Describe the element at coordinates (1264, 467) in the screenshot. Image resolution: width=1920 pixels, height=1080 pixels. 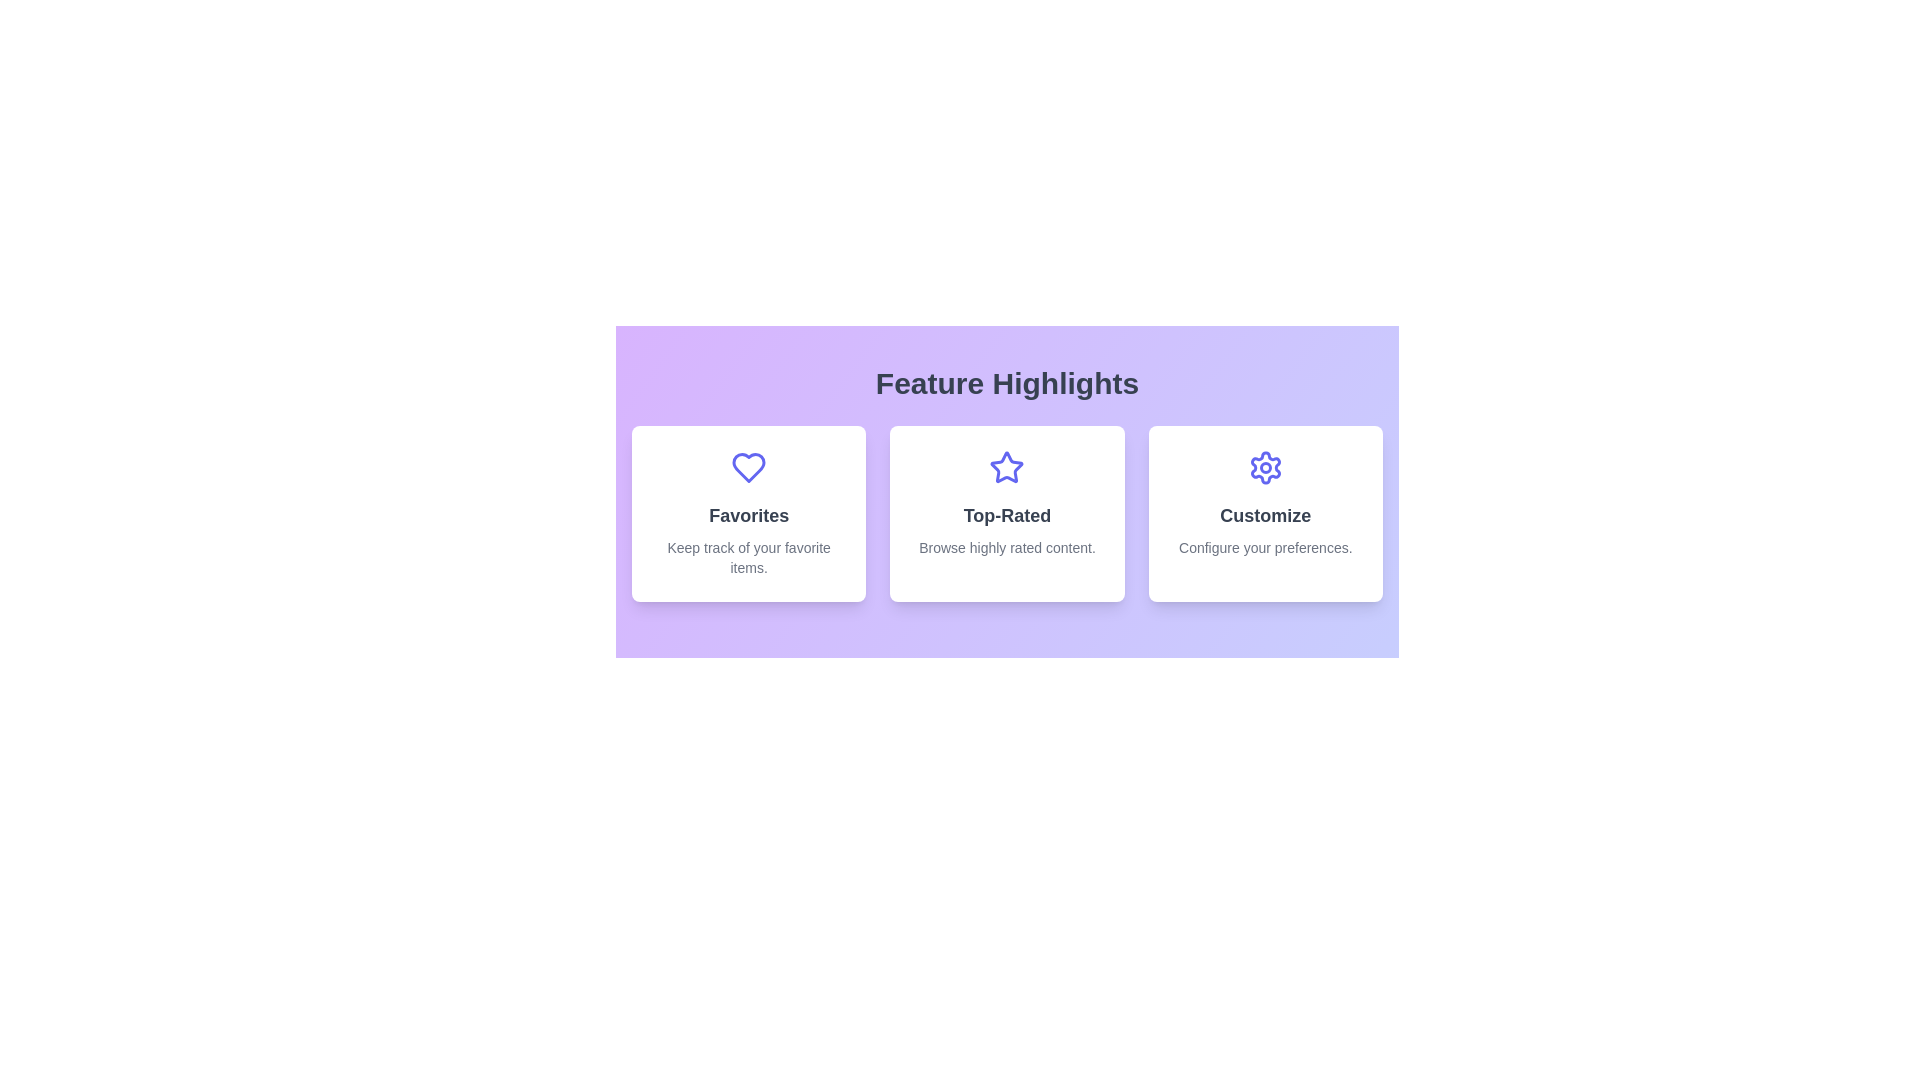
I see `the cogwheel icon representing settings for the 'Customize' card, located at the rightmost position of the three feature cards` at that location.